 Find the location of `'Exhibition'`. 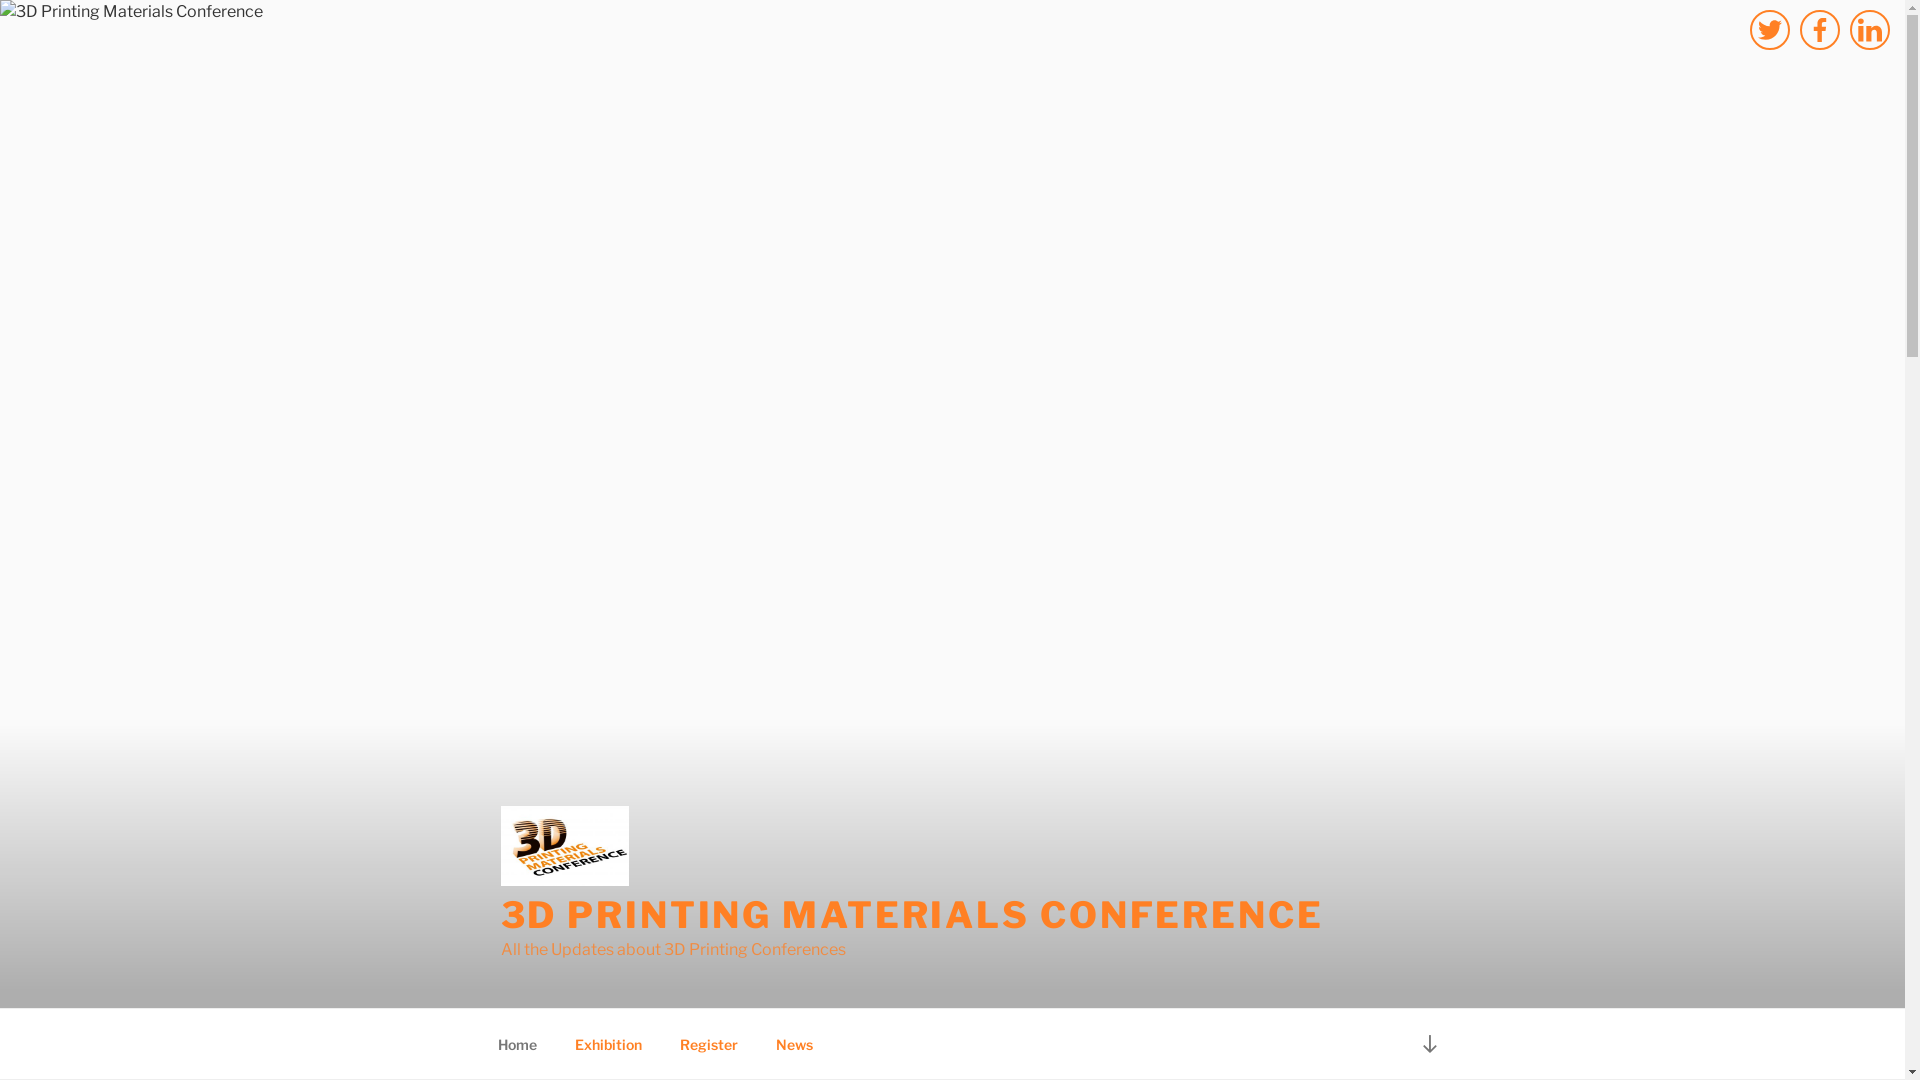

'Exhibition' is located at coordinates (608, 1043).